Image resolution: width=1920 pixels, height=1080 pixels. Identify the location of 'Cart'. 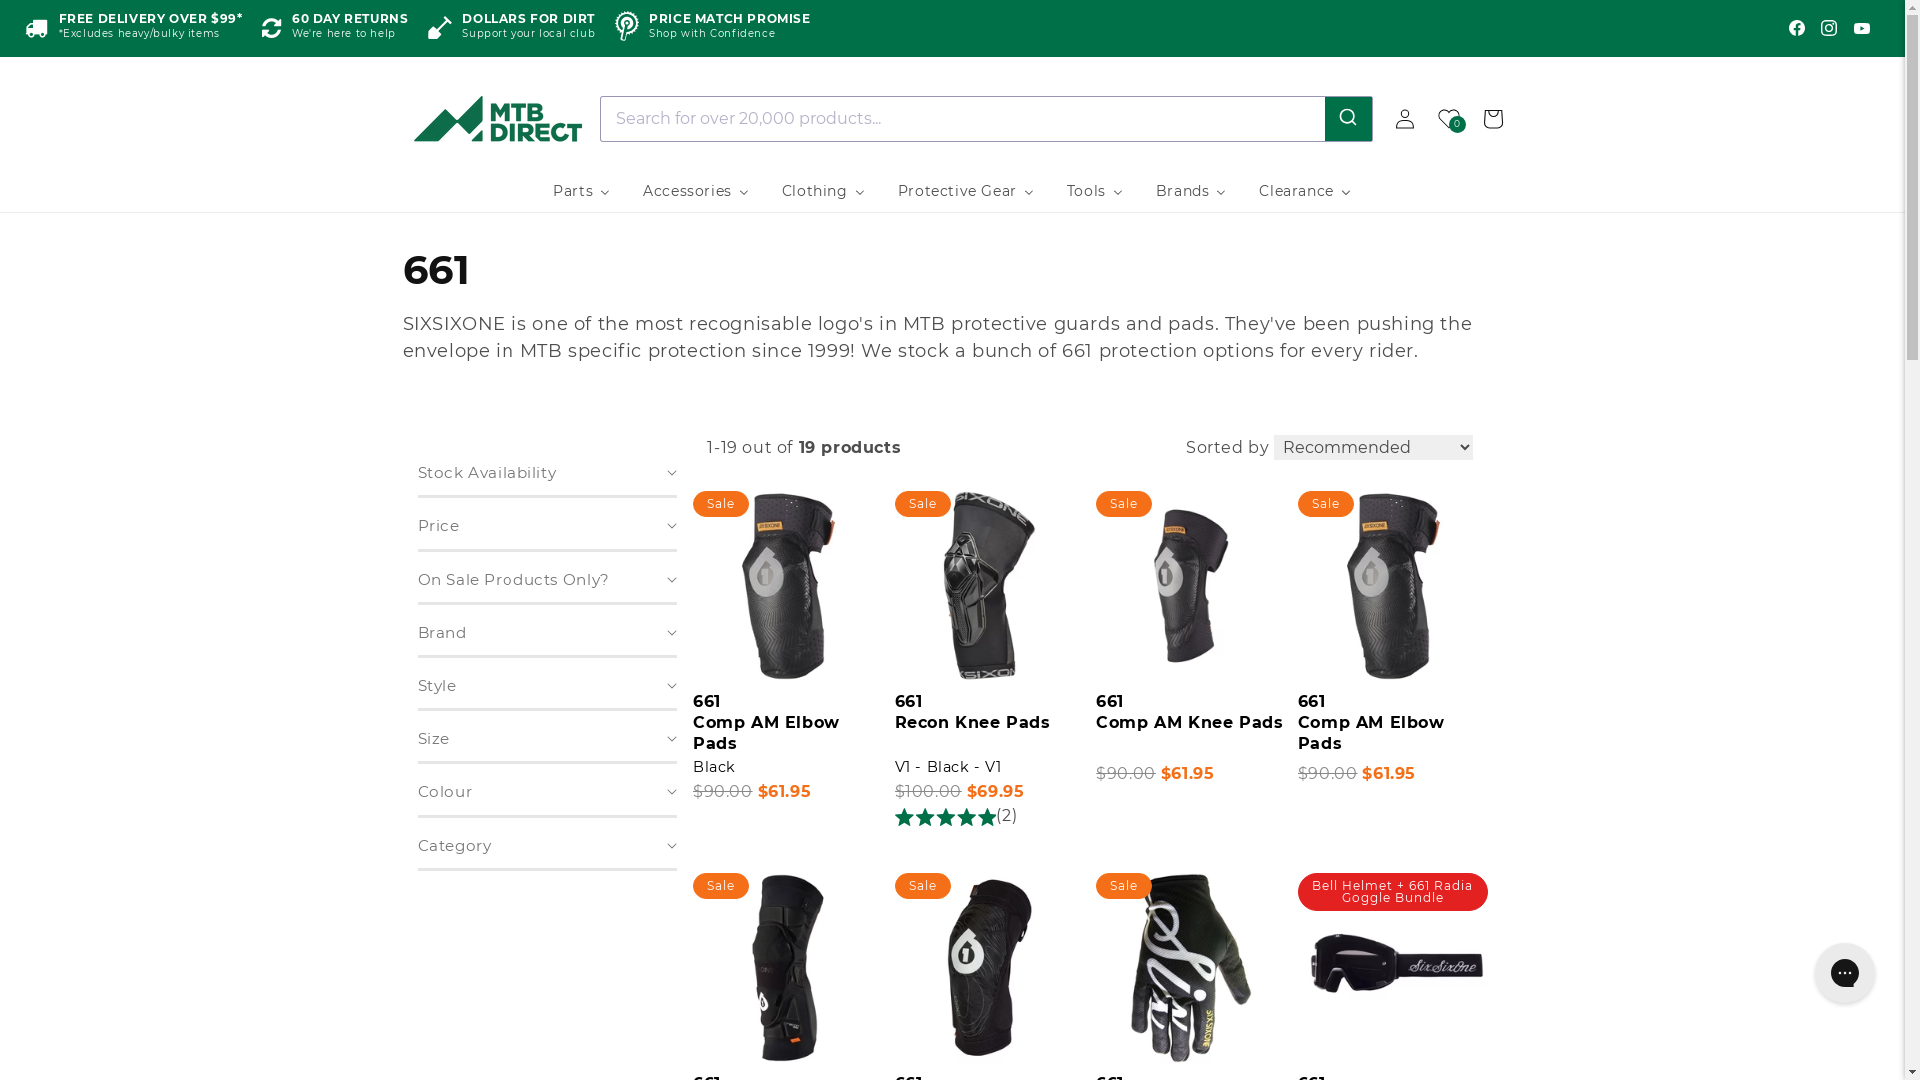
(1469, 118).